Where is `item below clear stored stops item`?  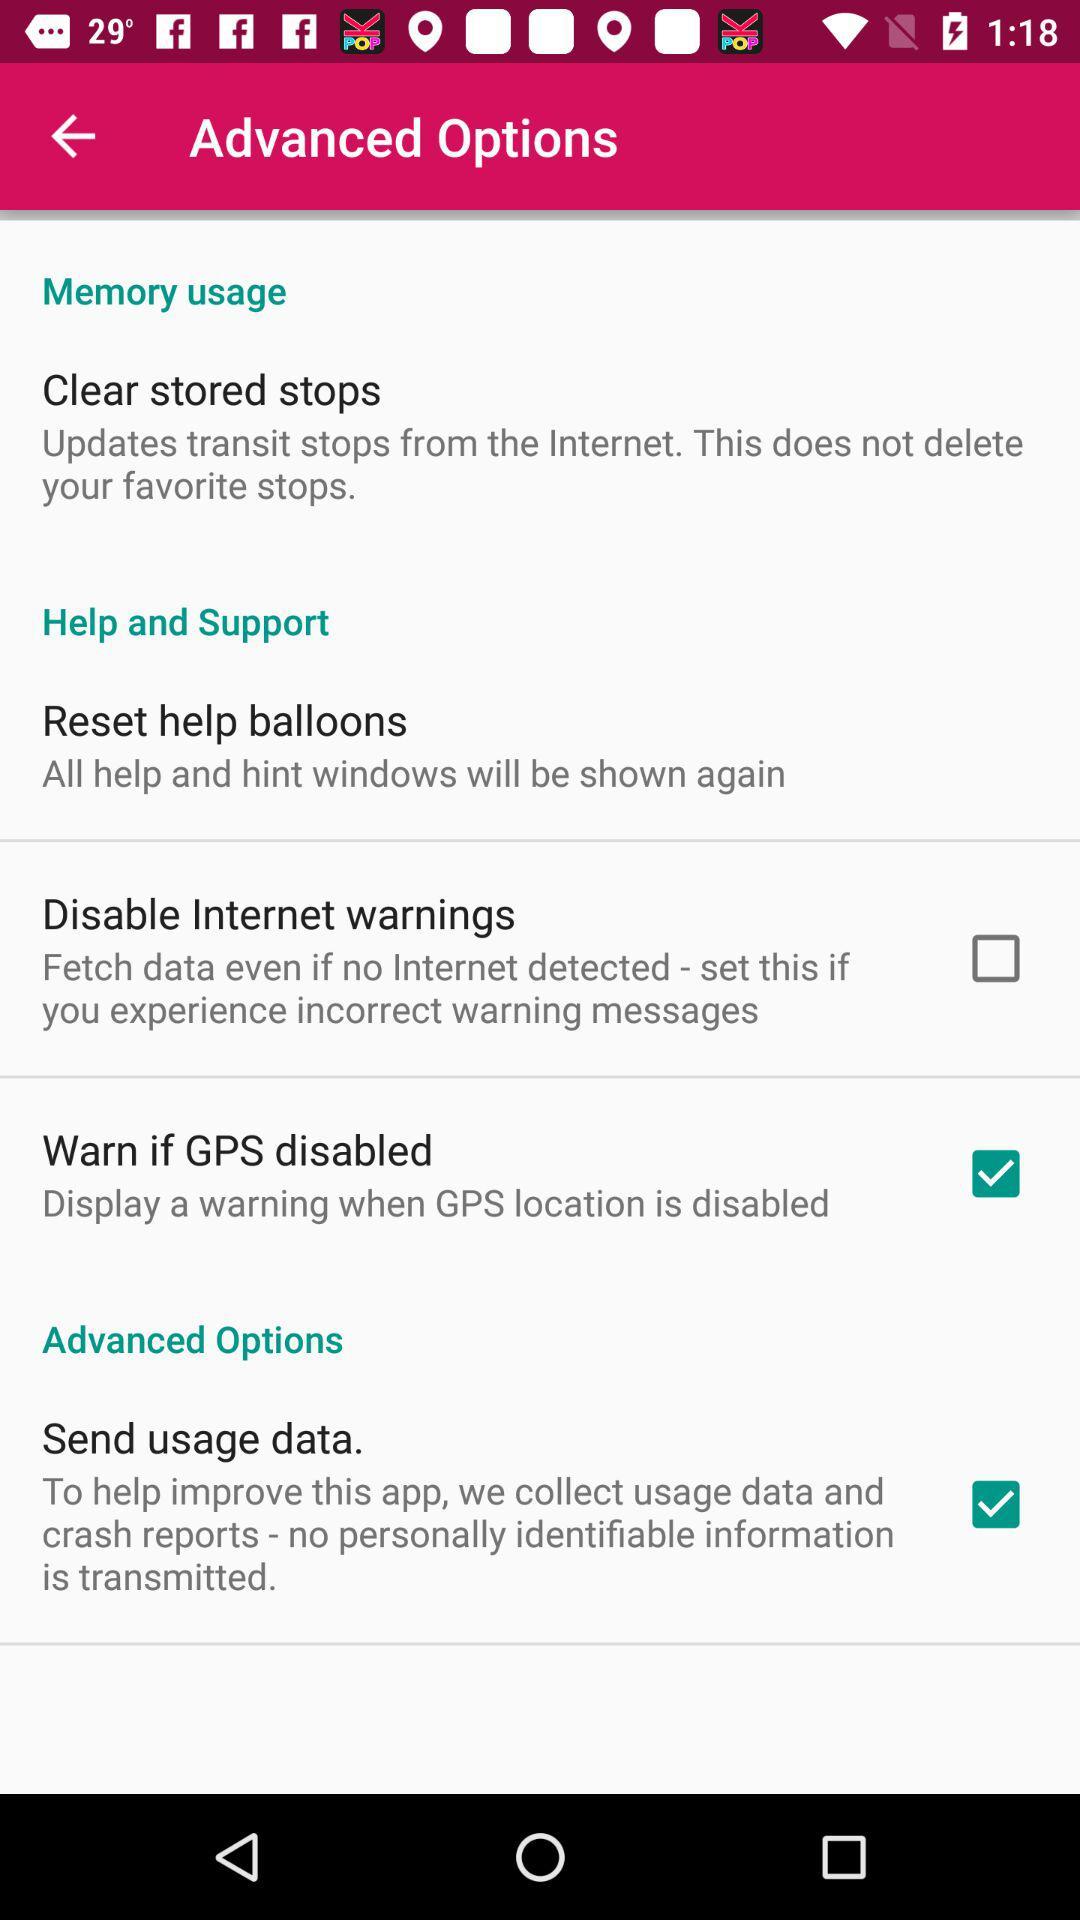
item below clear stored stops item is located at coordinates (540, 462).